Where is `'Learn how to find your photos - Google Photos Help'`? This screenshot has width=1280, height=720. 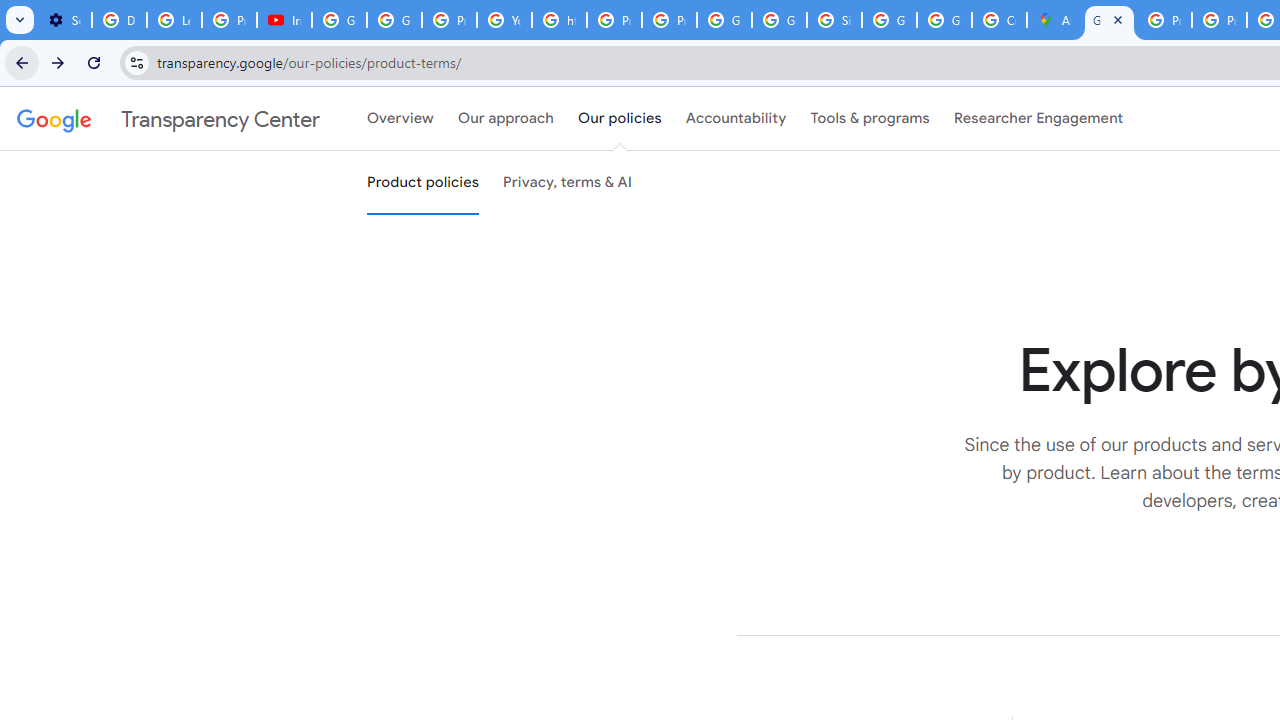
'Learn how to find your photos - Google Photos Help' is located at coordinates (174, 20).